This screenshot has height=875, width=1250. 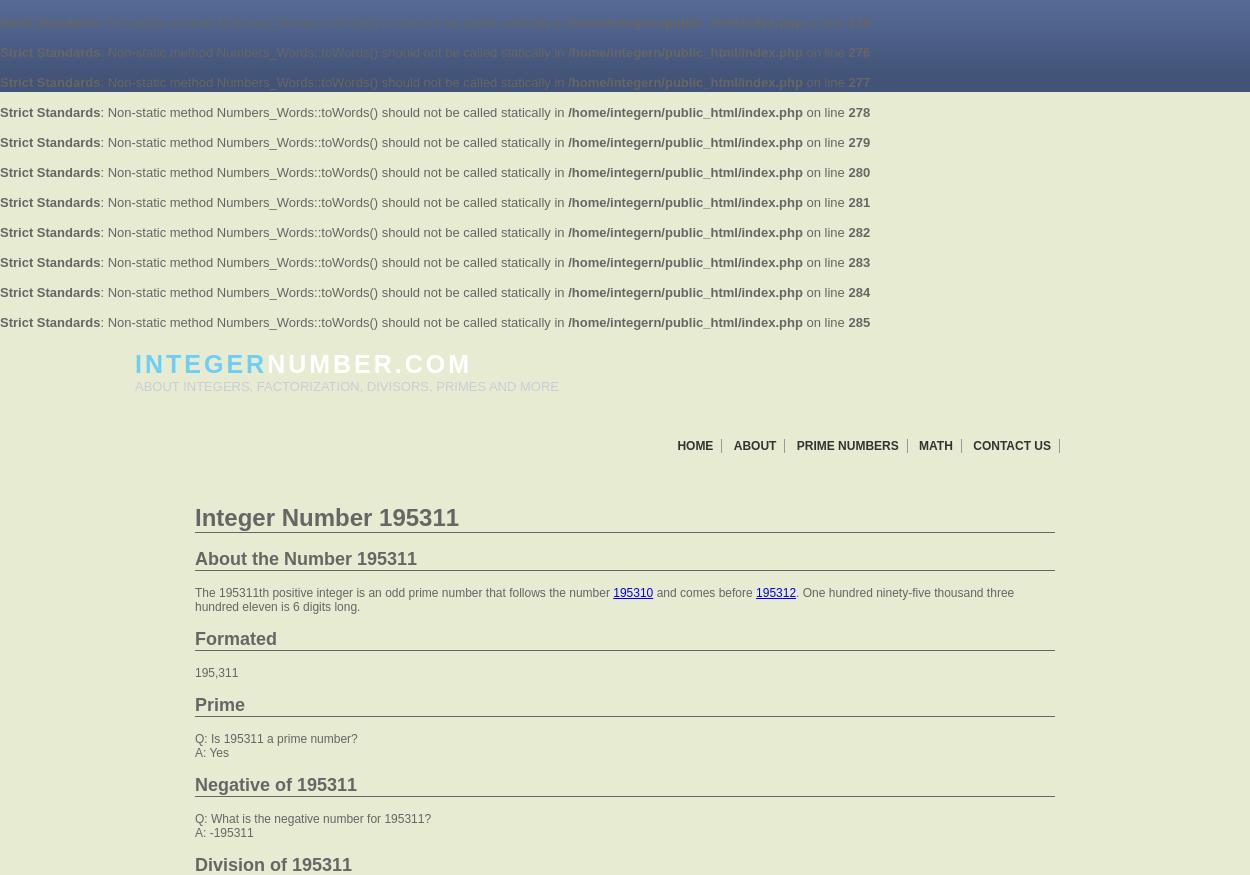 I want to click on '280', so click(x=858, y=171).